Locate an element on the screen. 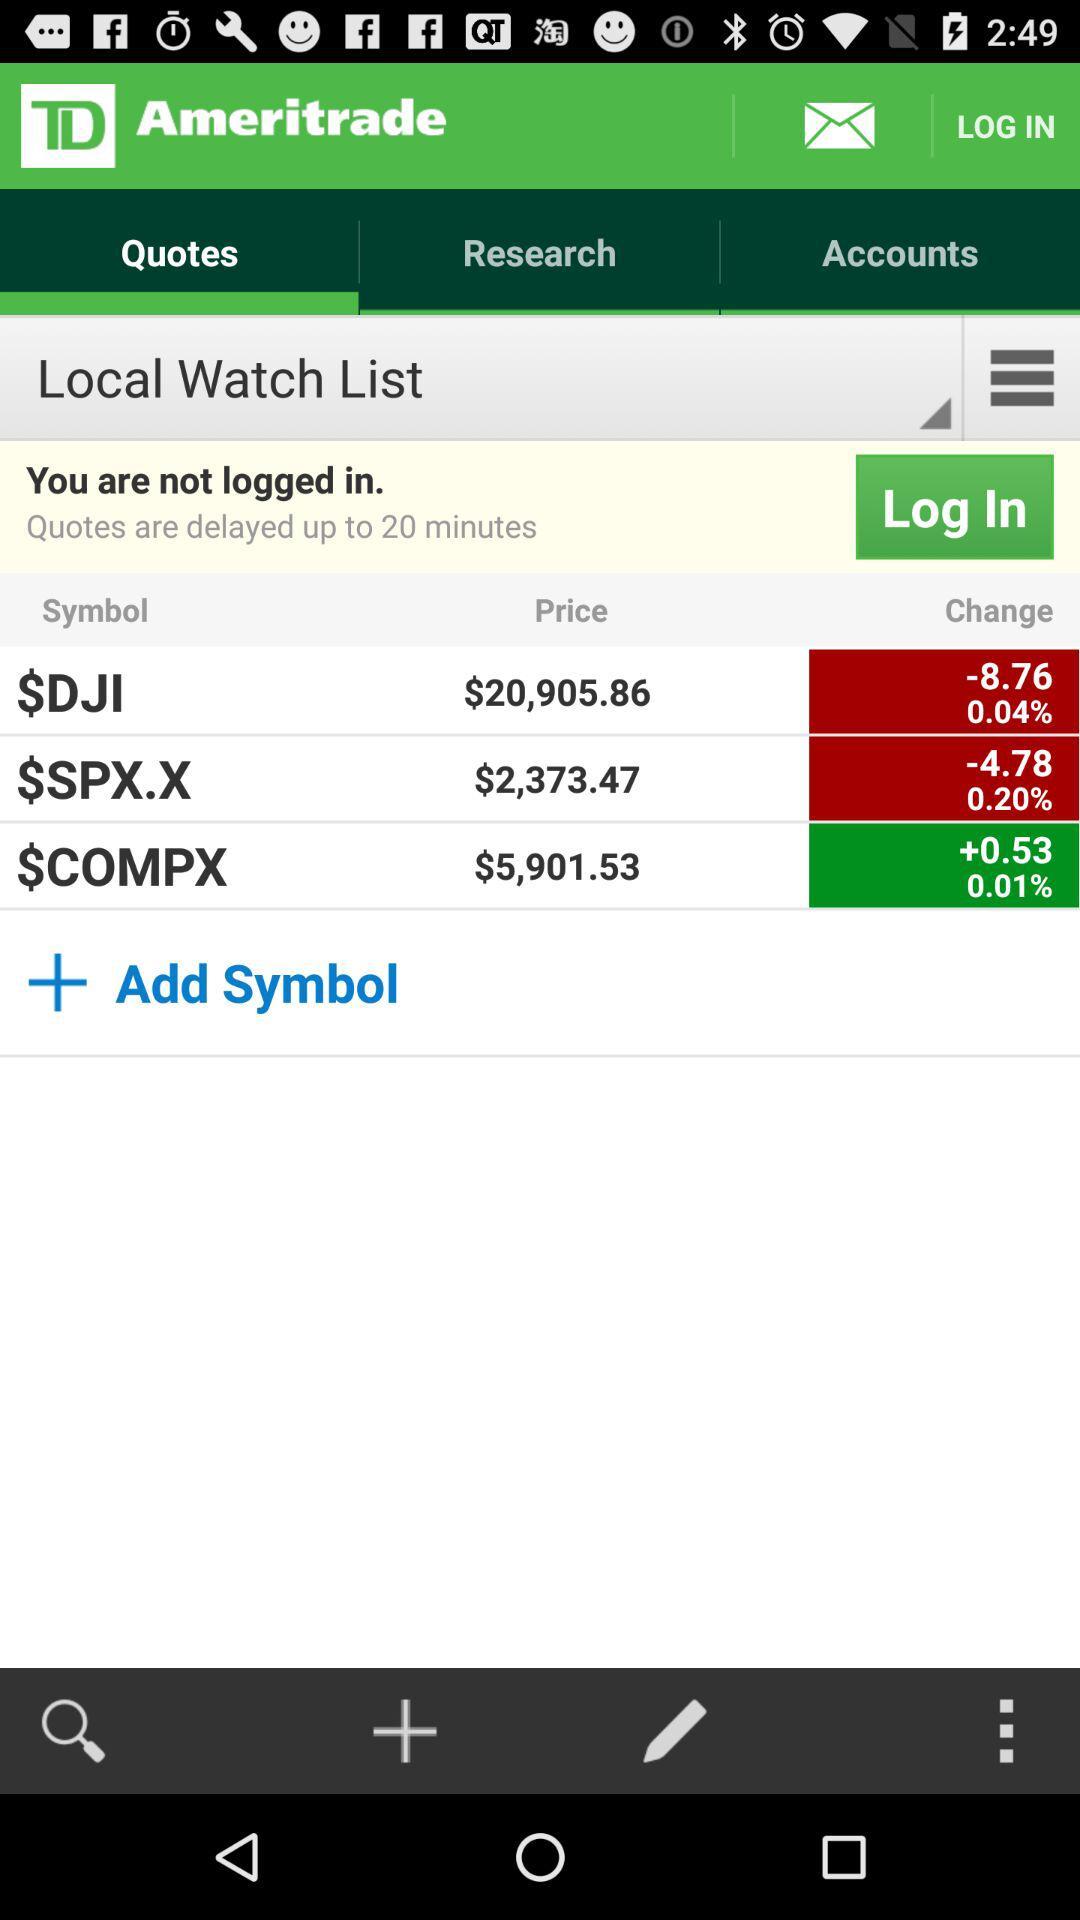 Image resolution: width=1080 pixels, height=1920 pixels. the icon above log in item is located at coordinates (1022, 378).